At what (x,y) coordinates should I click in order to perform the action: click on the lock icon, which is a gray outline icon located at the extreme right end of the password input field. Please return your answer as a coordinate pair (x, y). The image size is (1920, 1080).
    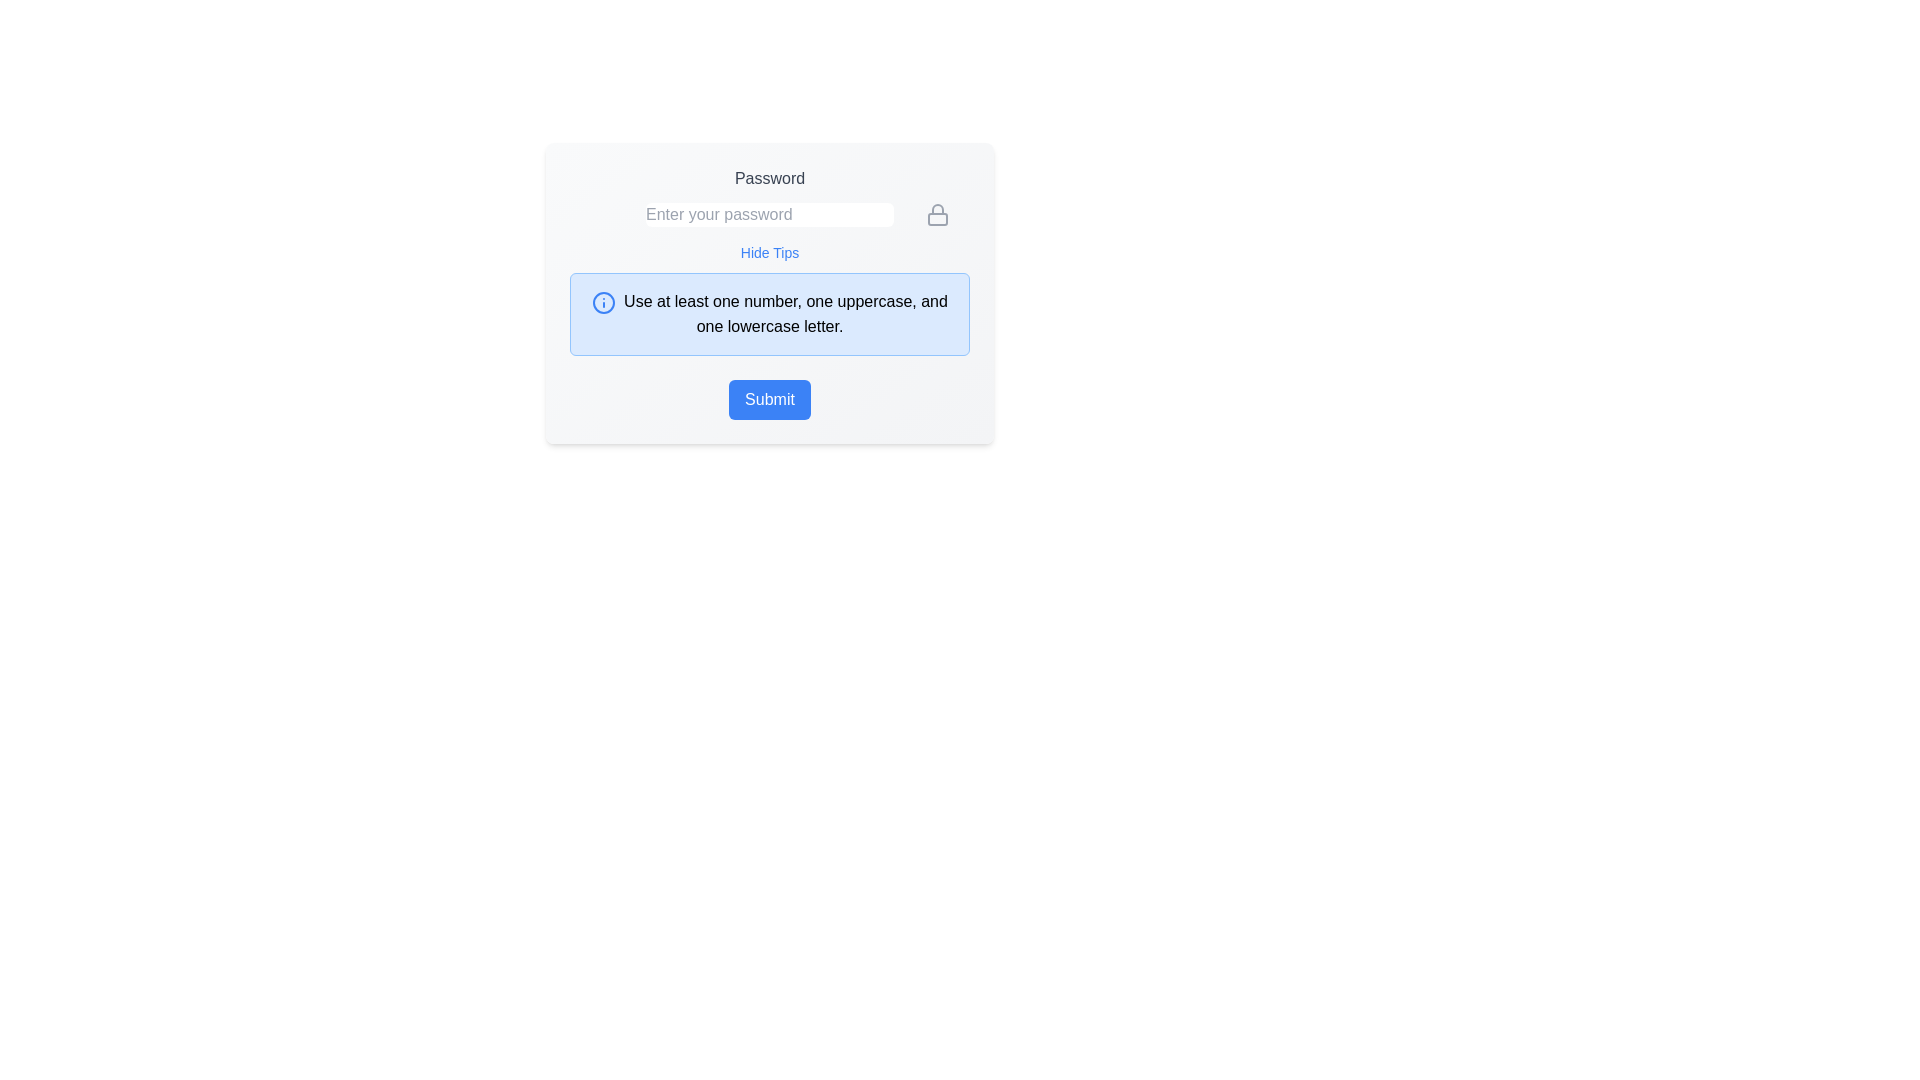
    Looking at the image, I should click on (936, 215).